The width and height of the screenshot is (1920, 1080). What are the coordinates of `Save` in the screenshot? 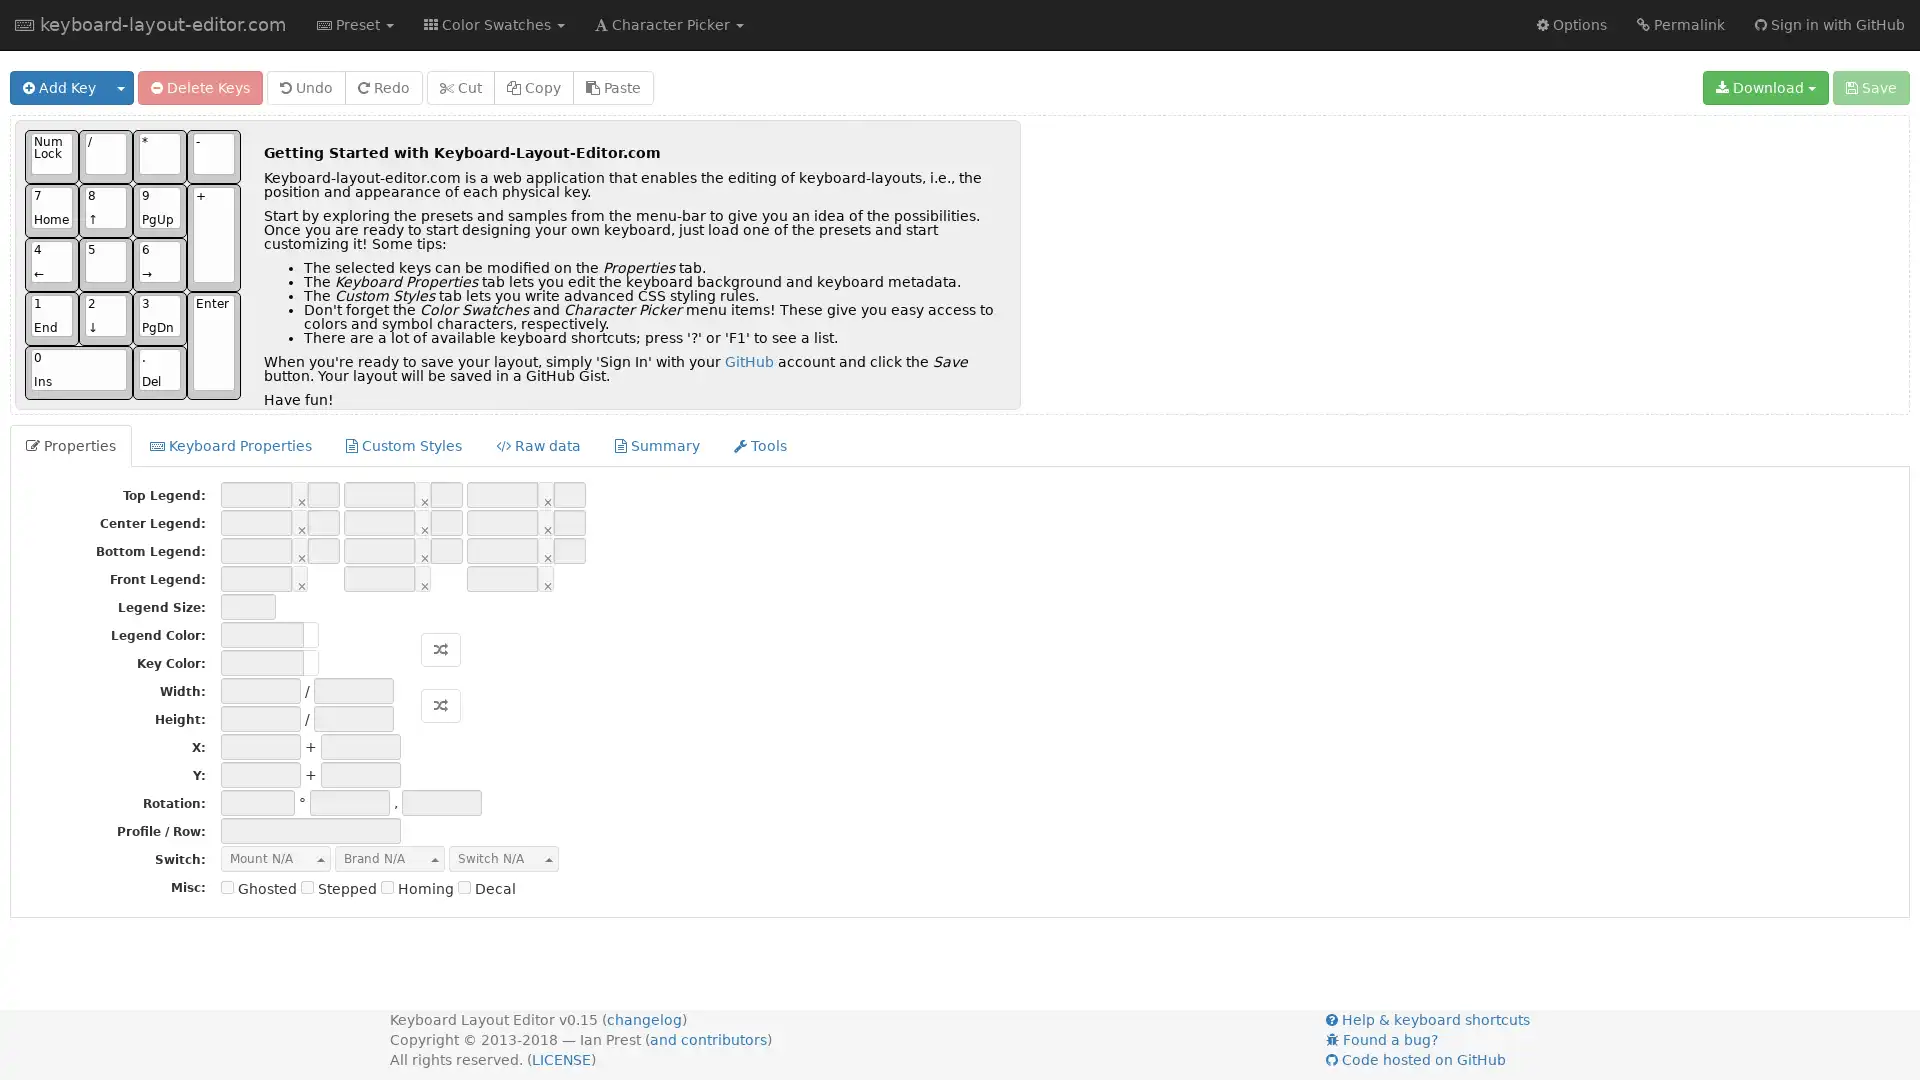 It's located at (1870, 87).